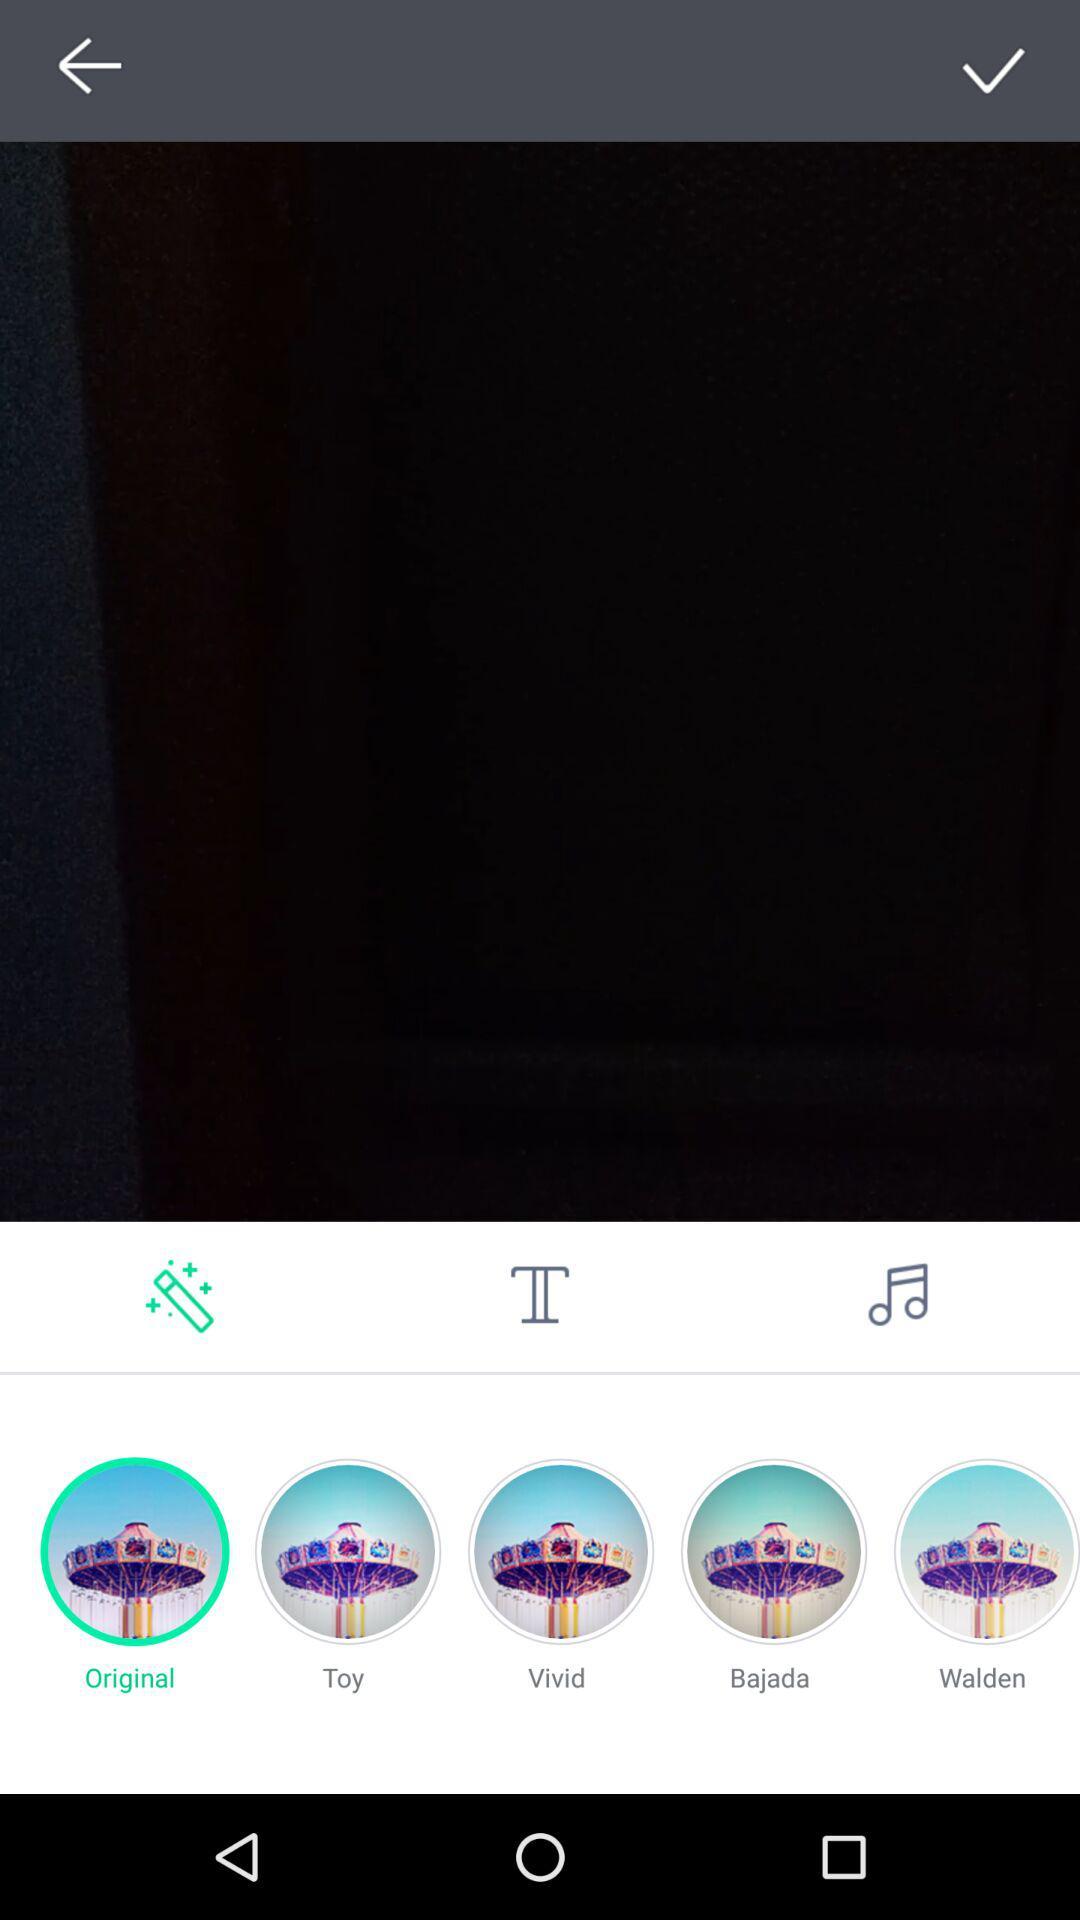  Describe the element at coordinates (540, 1296) in the screenshot. I see `text` at that location.